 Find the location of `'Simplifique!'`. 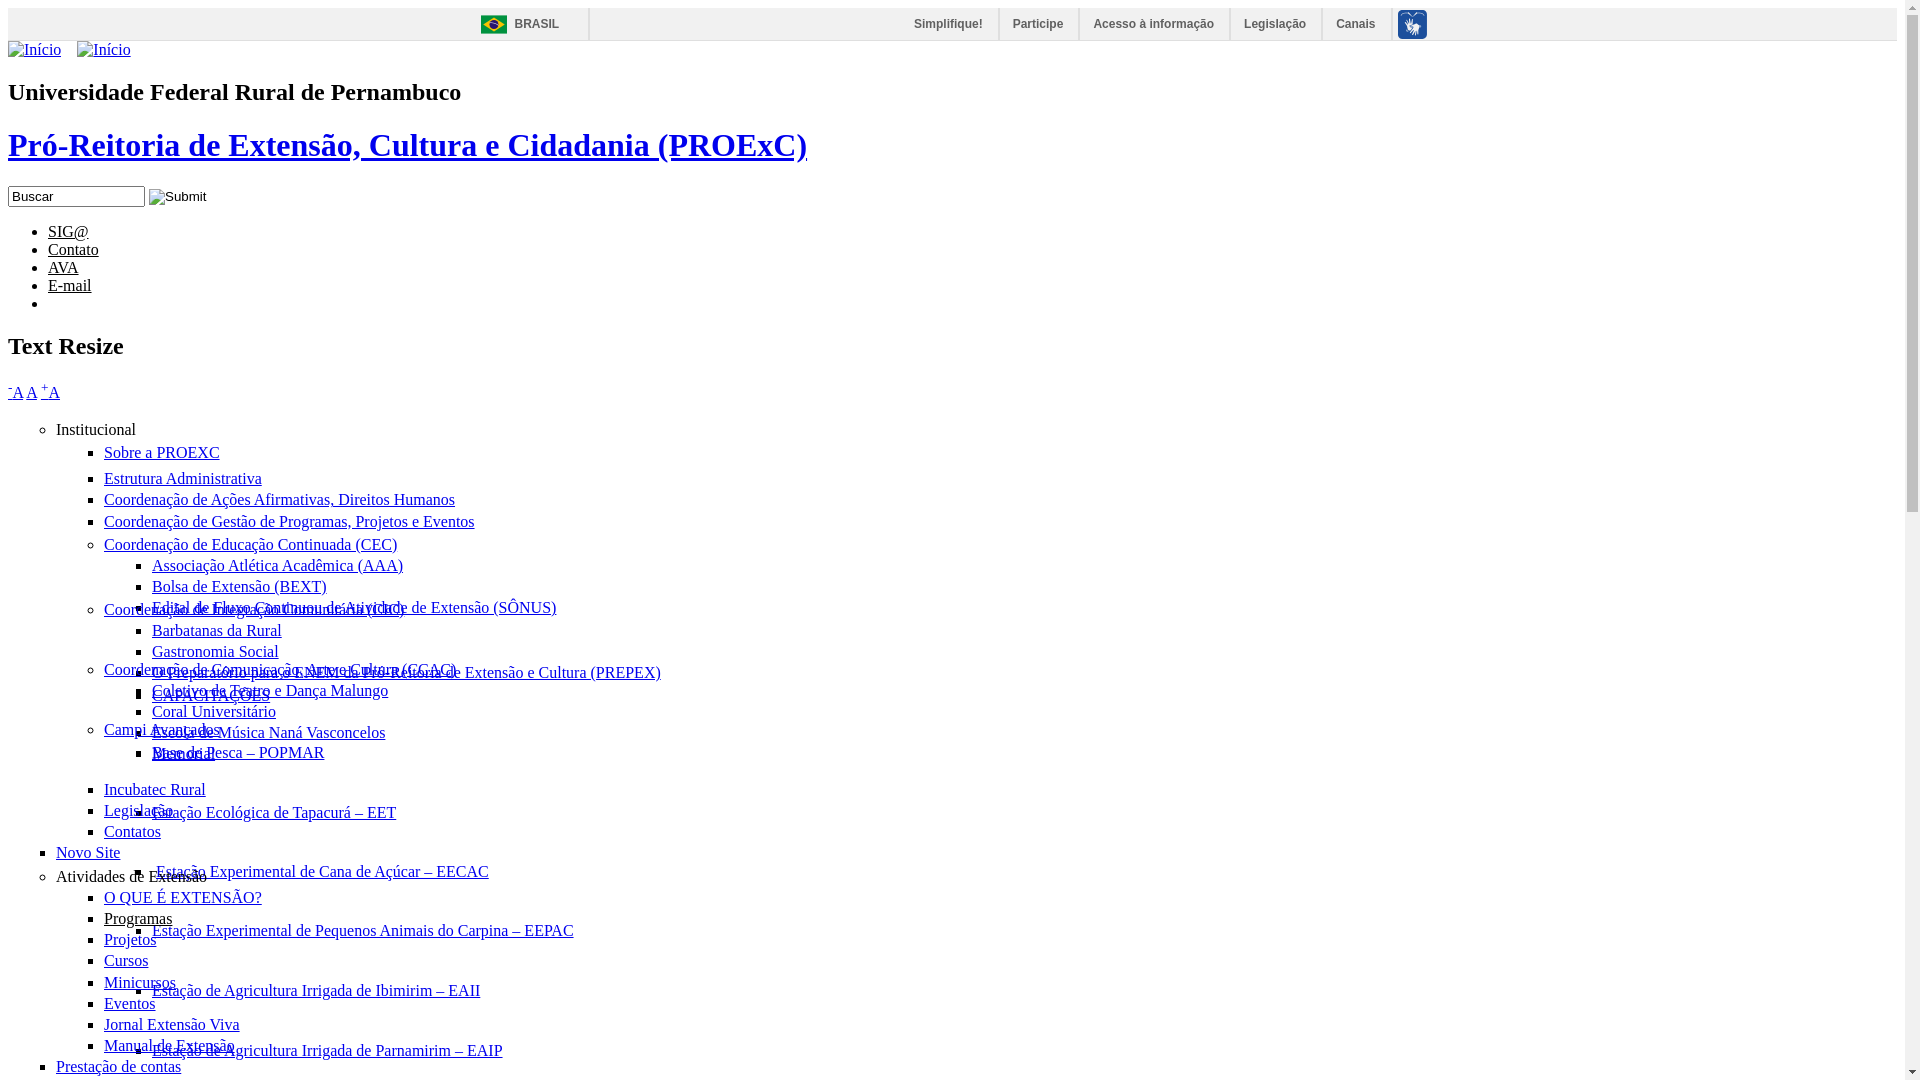

'Simplifique!' is located at coordinates (900, 23).